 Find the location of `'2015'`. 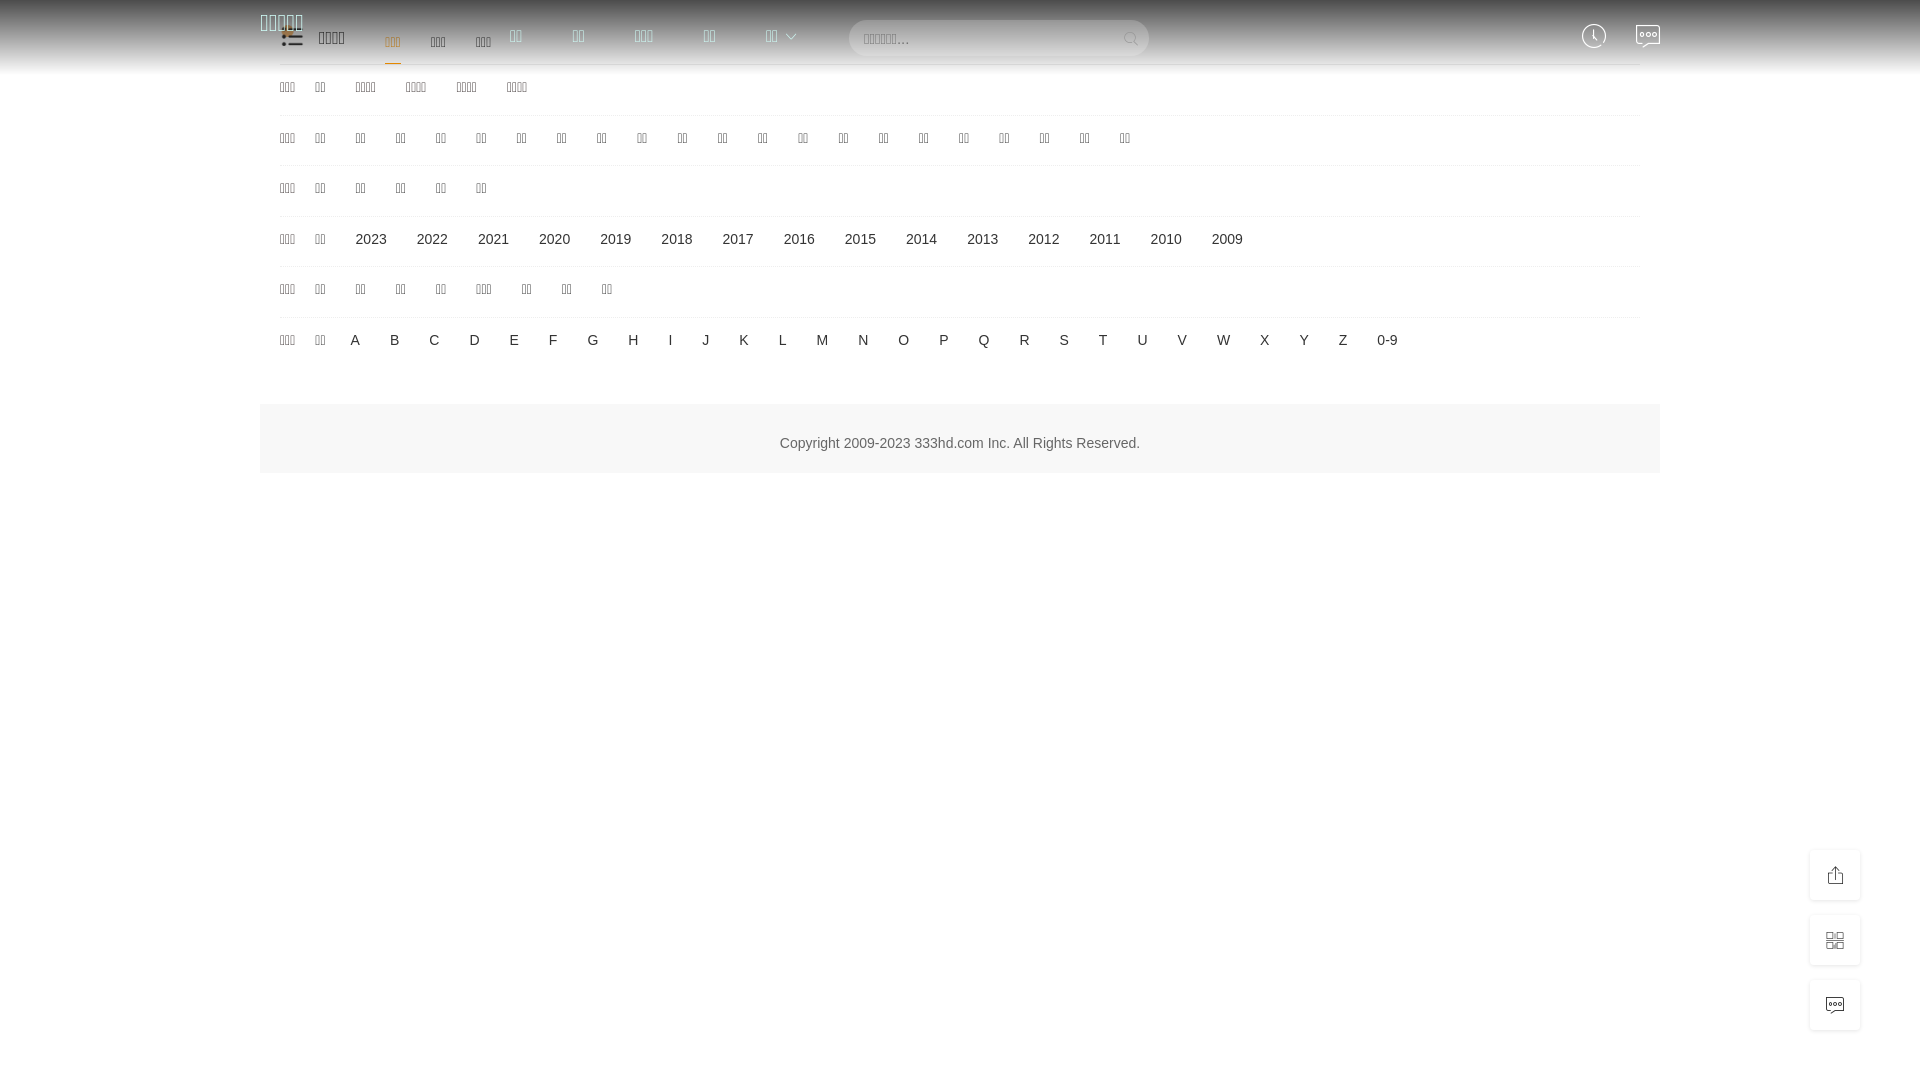

'2015' is located at coordinates (860, 238).